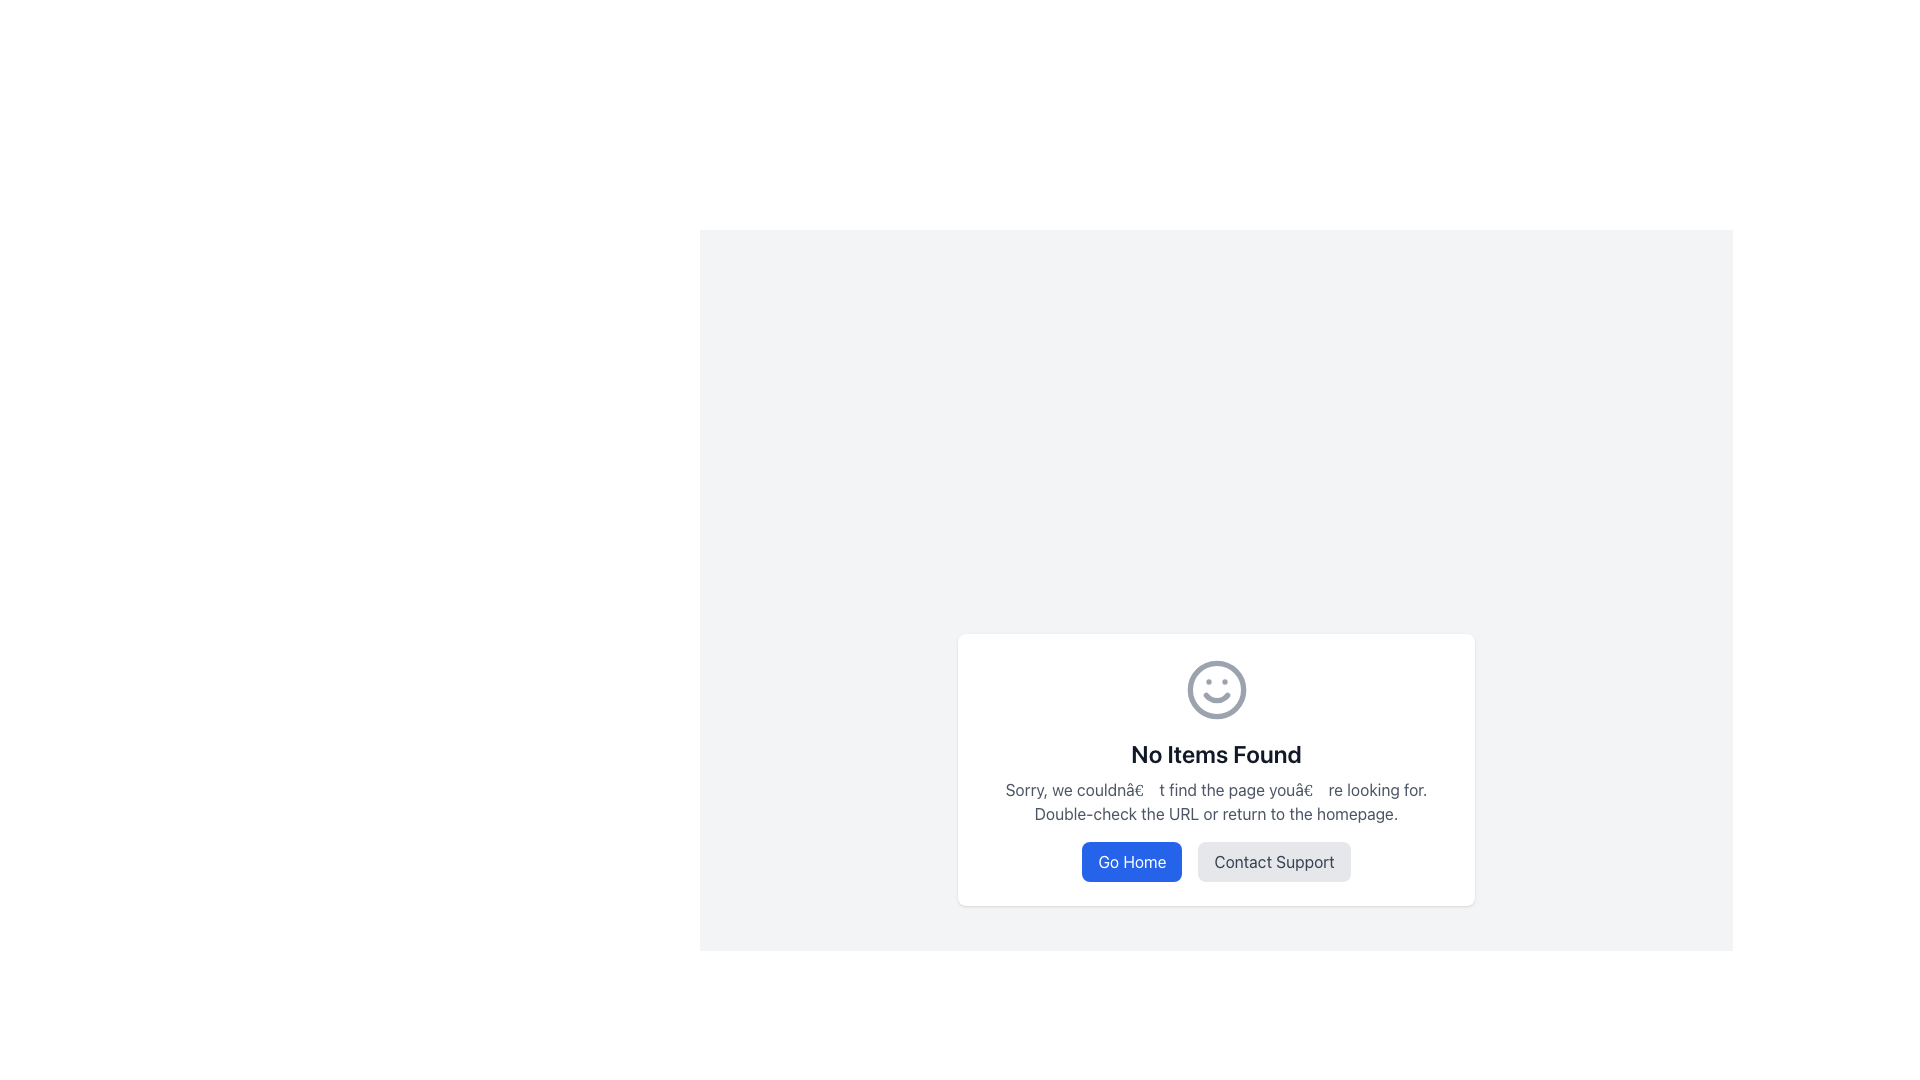 This screenshot has height=1080, width=1920. Describe the element at coordinates (1132, 860) in the screenshot. I see `the 'Go Home' button with rounded corners and blue background located below the 'No Items Found' message` at that location.